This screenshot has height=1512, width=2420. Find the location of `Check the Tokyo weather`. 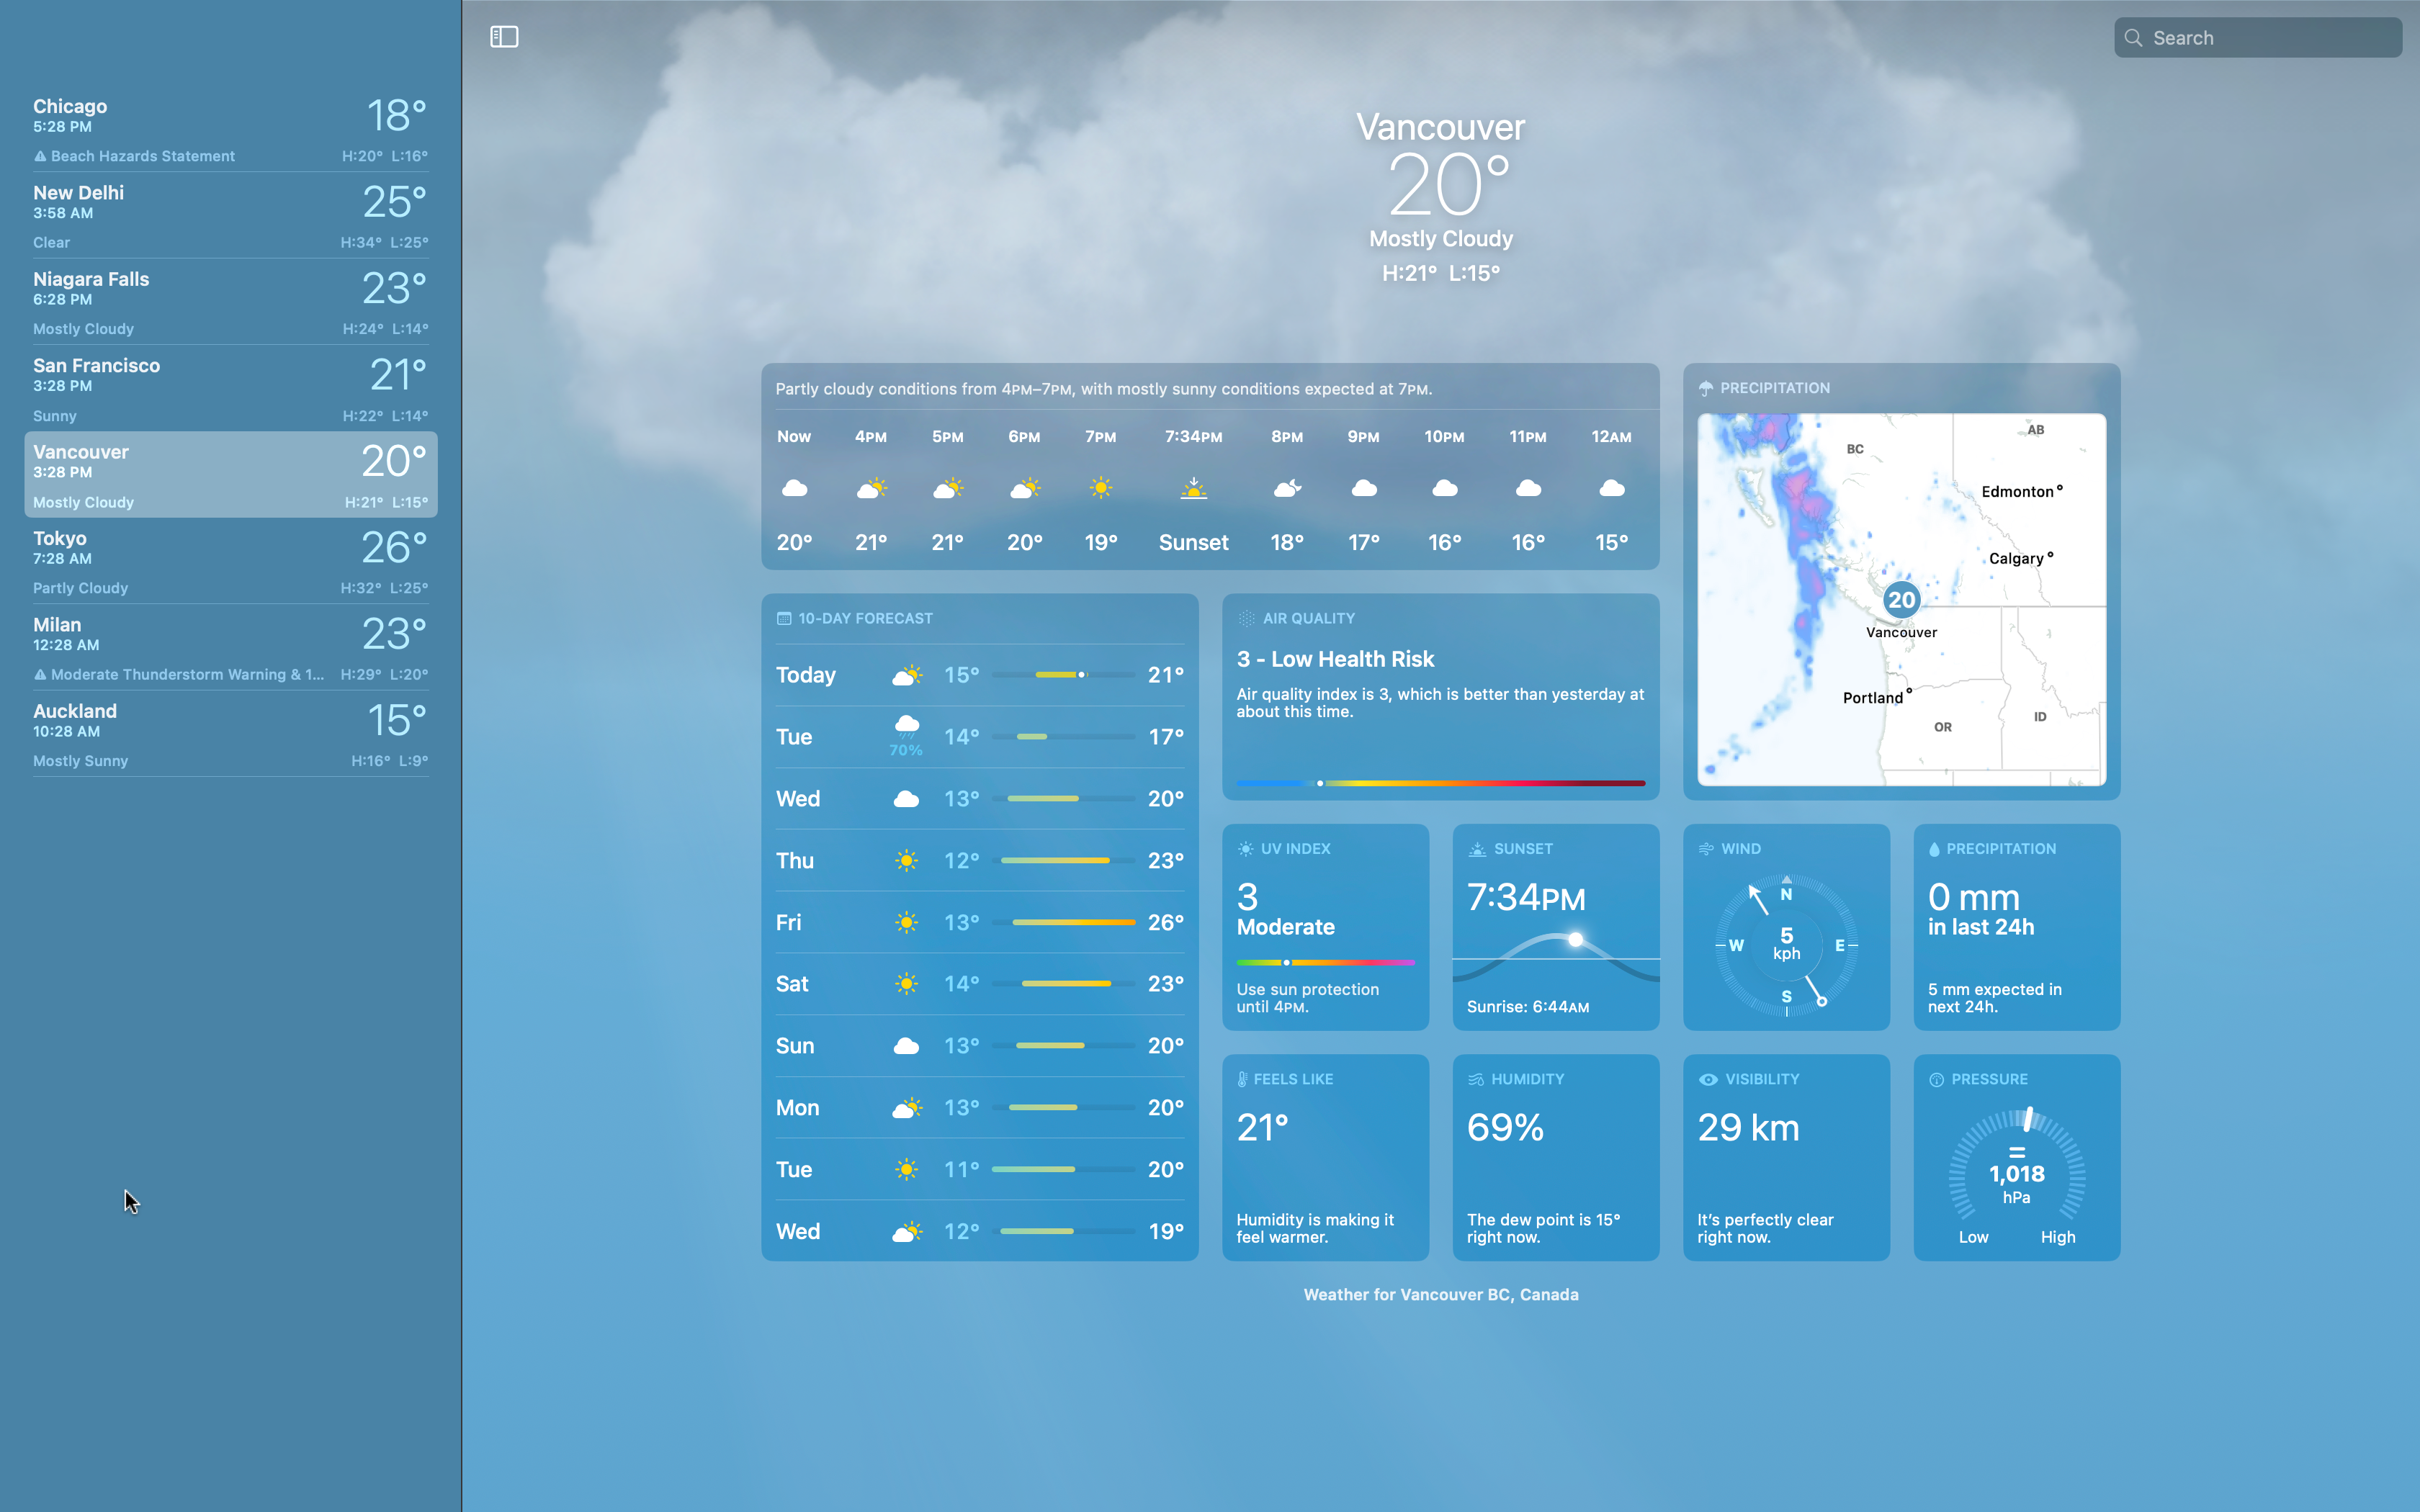

Check the Tokyo weather is located at coordinates (225, 559).